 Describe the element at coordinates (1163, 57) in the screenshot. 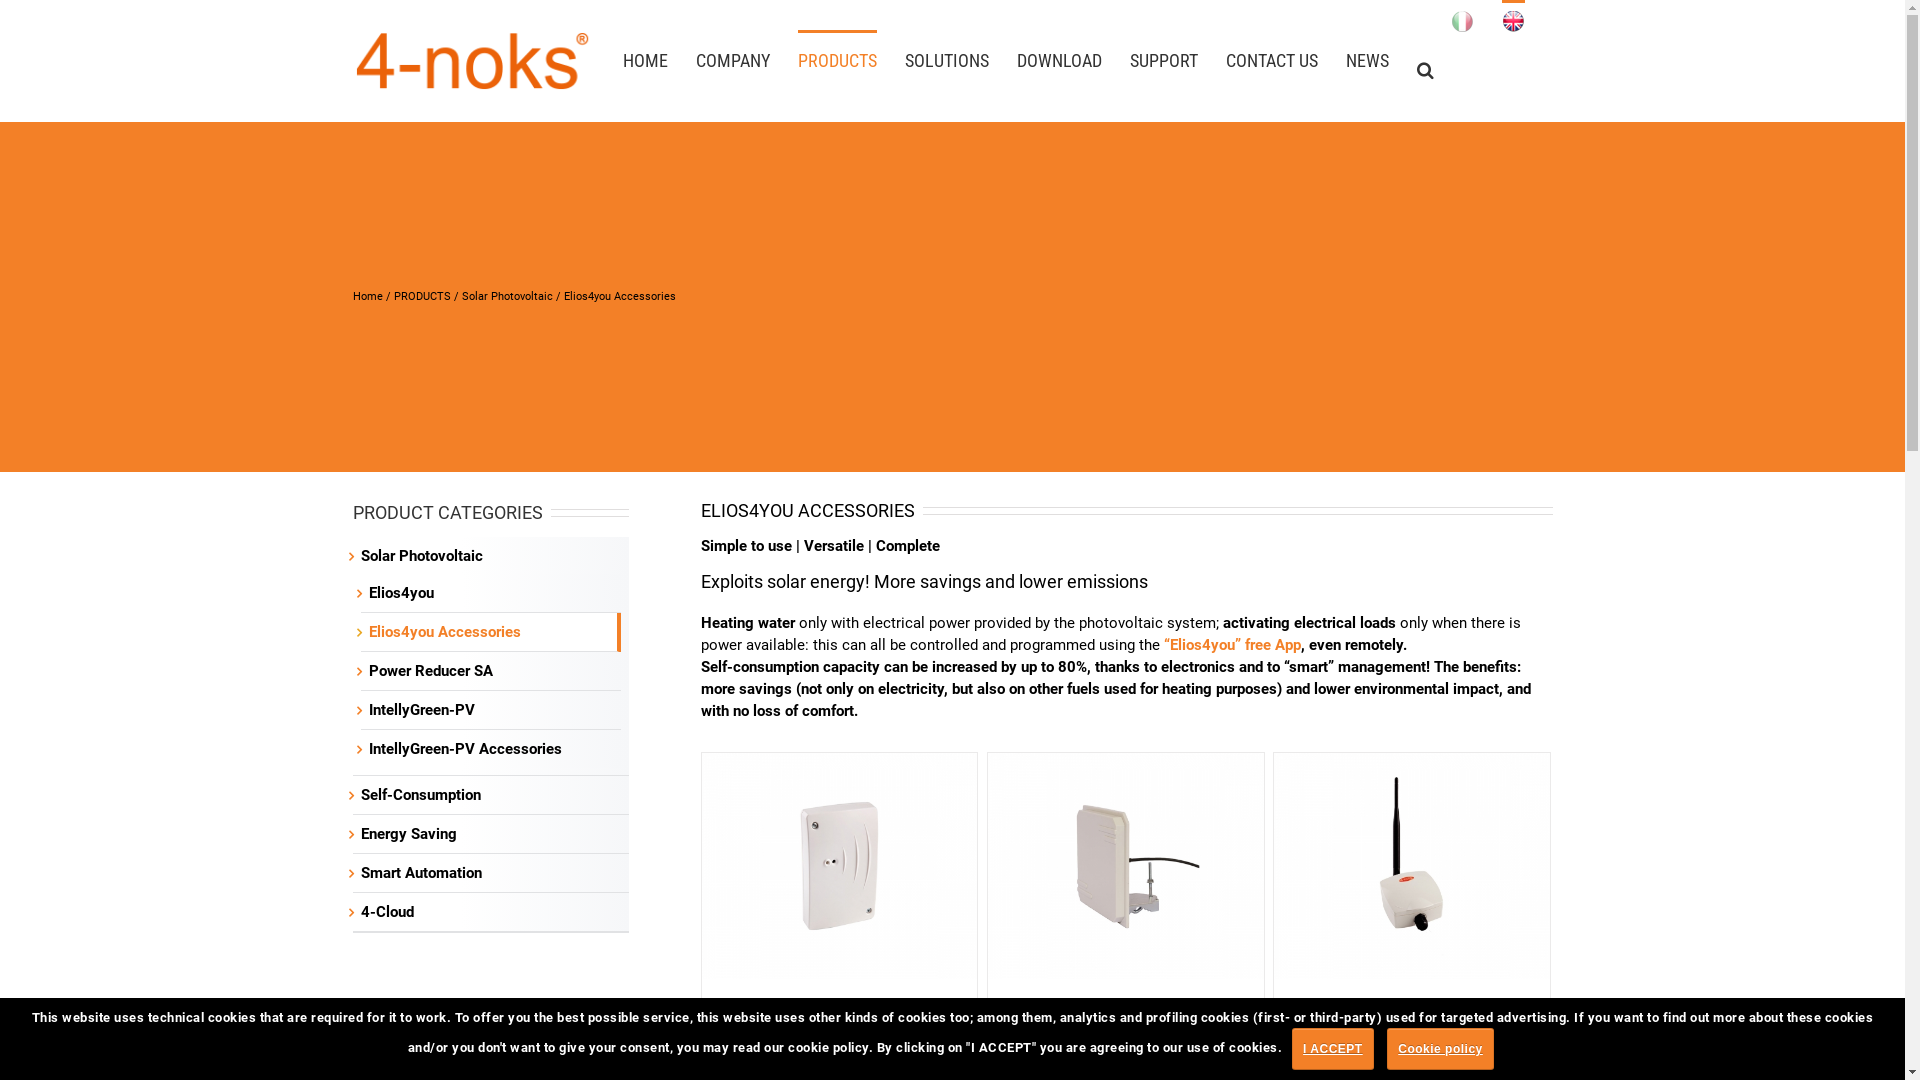

I see `'SUPPORT'` at that location.